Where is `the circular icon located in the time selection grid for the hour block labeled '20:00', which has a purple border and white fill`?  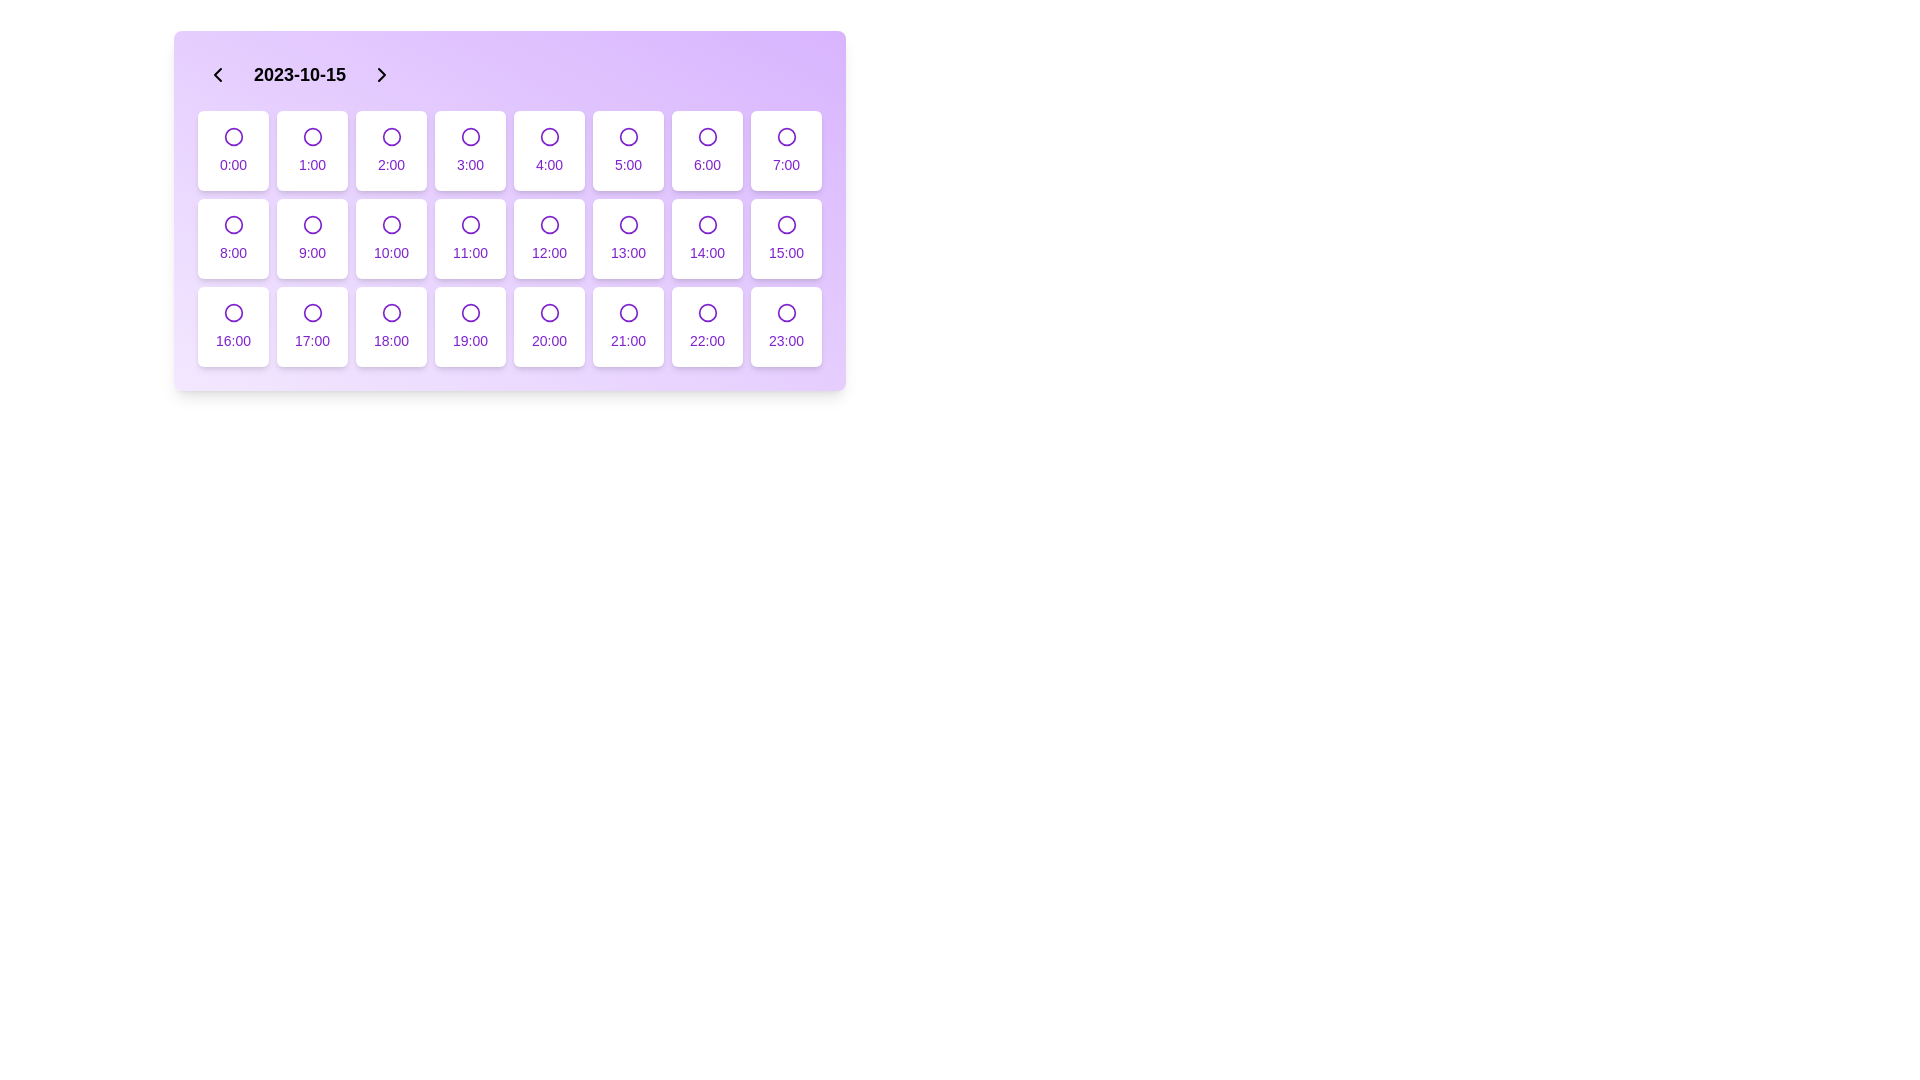 the circular icon located in the time selection grid for the hour block labeled '20:00', which has a purple border and white fill is located at coordinates (549, 312).